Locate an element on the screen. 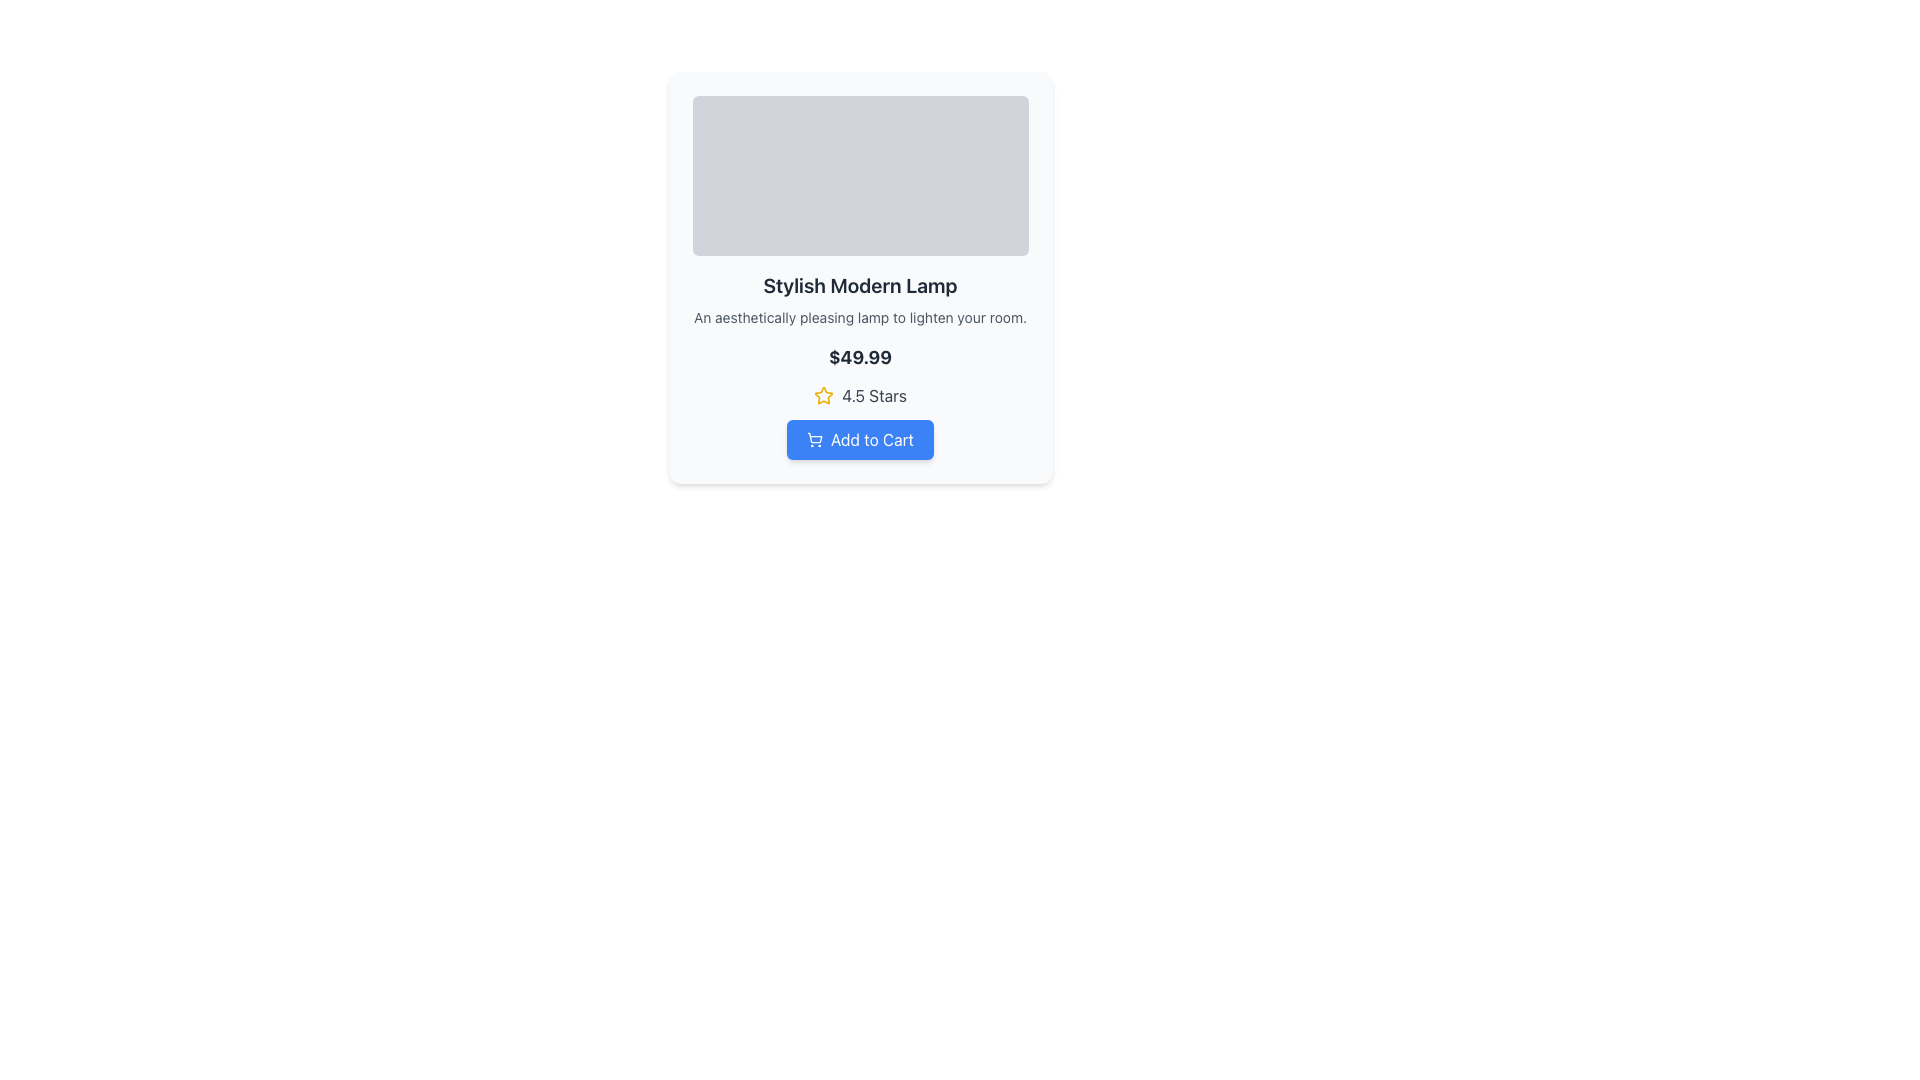  text displayed as '4.5 Stars' in gray color, which is part of a rating display located near the bottom section of the product card layout, adjacent to a yellow star icon is located at coordinates (874, 396).